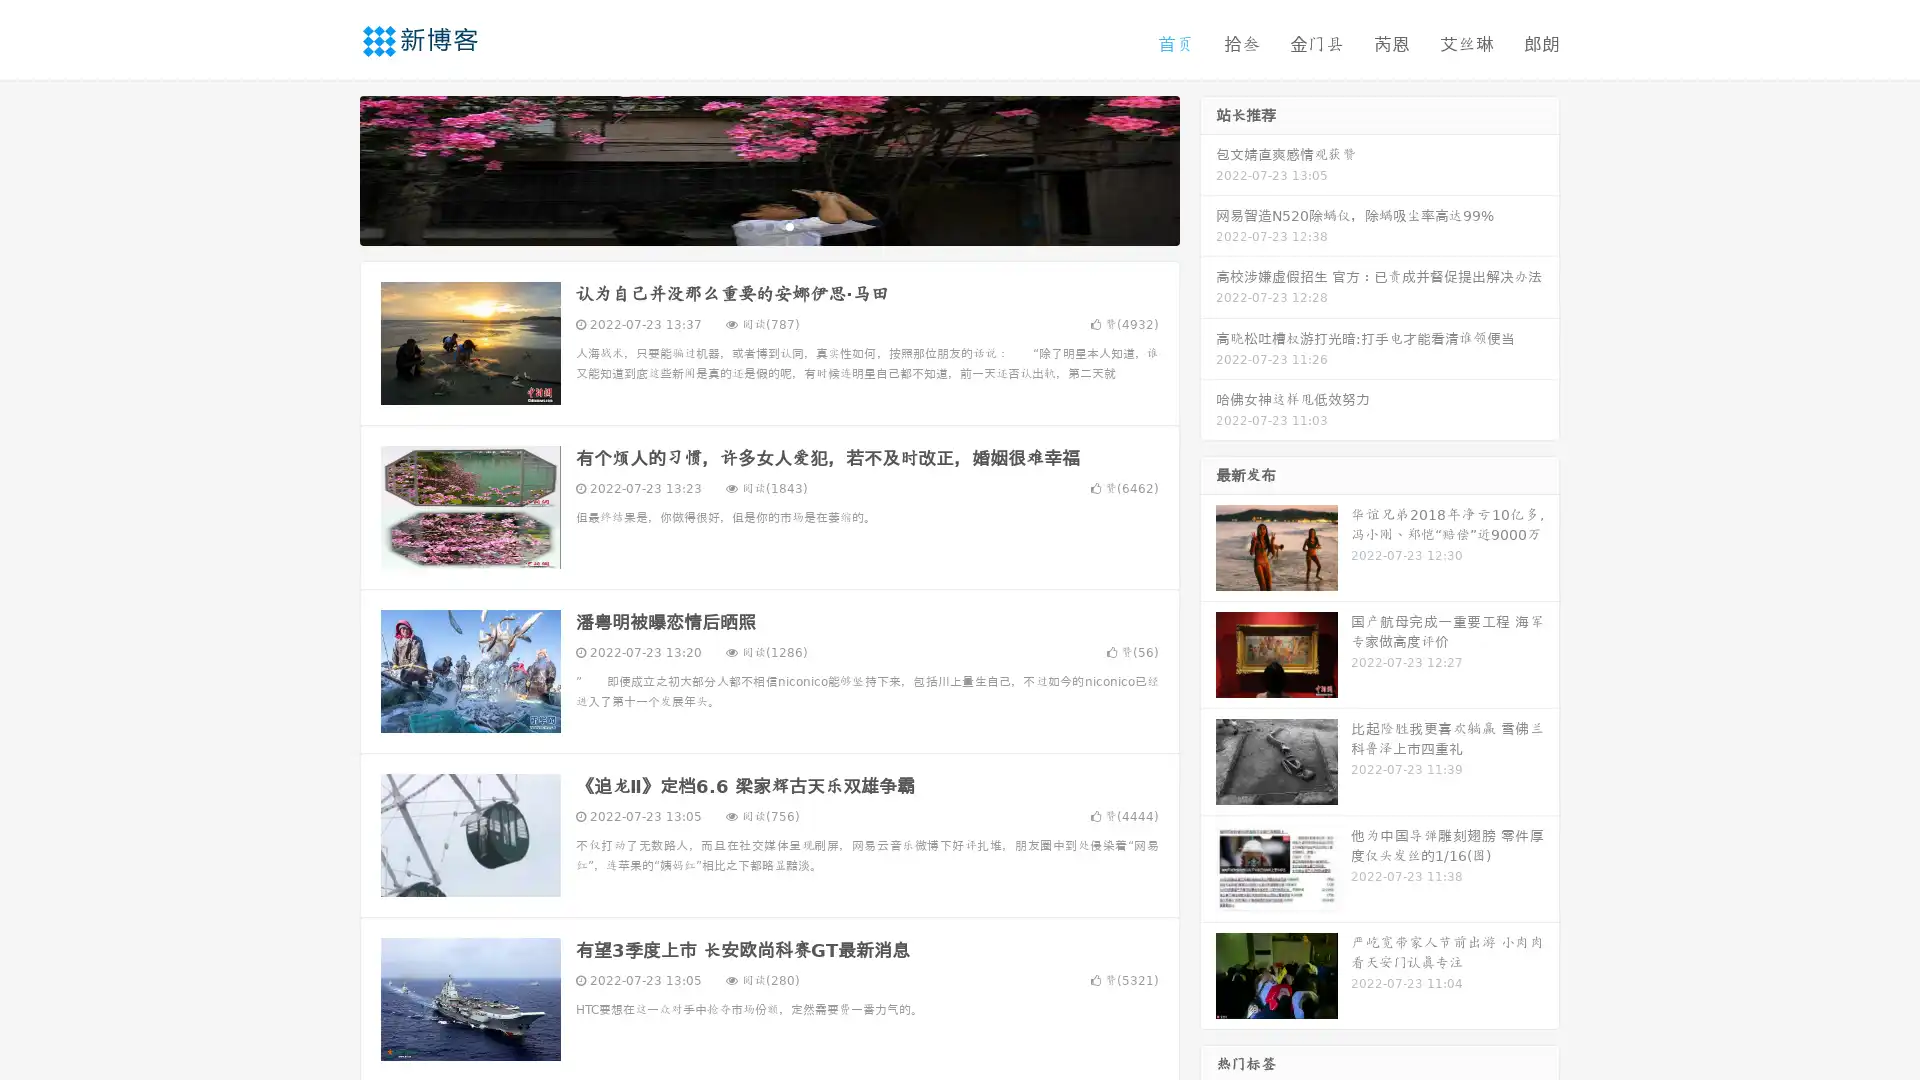 The image size is (1920, 1080). Describe the element at coordinates (789, 225) in the screenshot. I see `Go to slide 3` at that location.